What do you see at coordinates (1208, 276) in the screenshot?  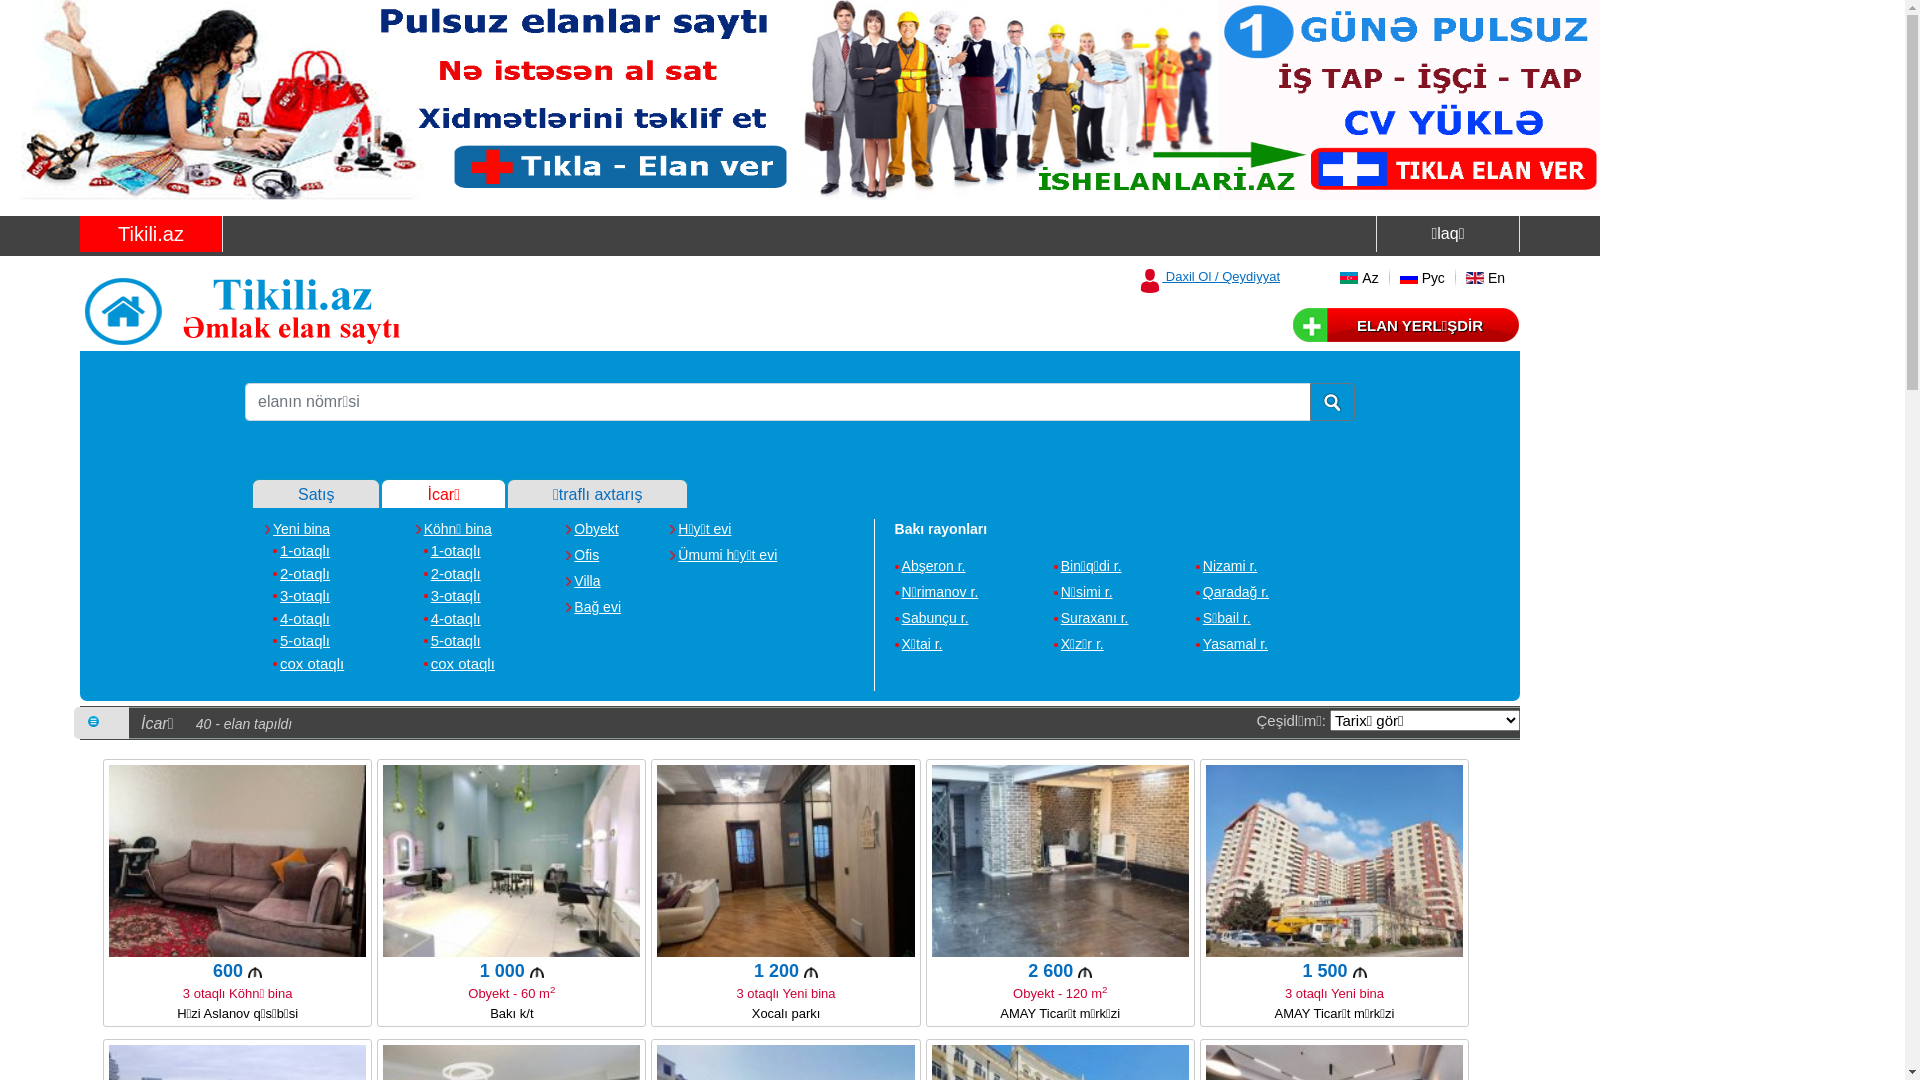 I see `'Daxil Ol / Qeydiyyat'` at bounding box center [1208, 276].